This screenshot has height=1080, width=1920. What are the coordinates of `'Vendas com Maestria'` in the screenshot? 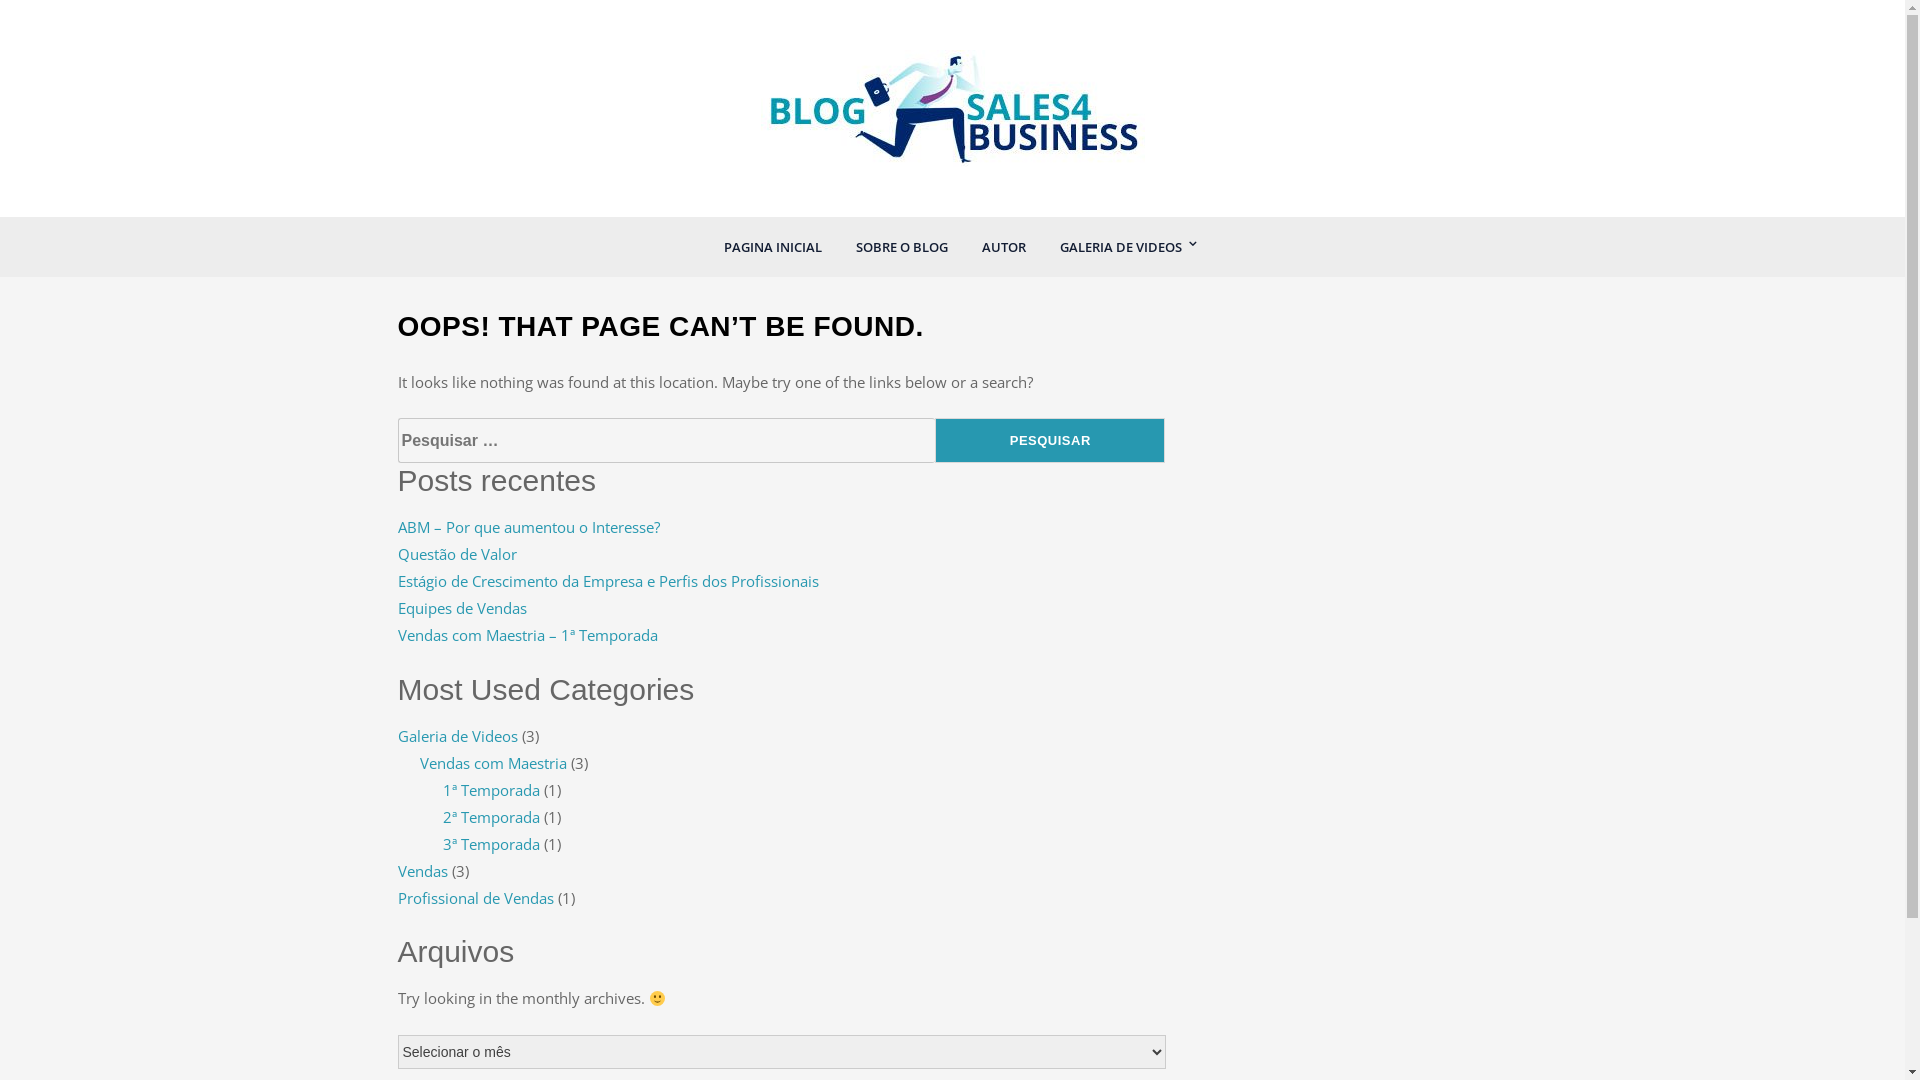 It's located at (493, 763).